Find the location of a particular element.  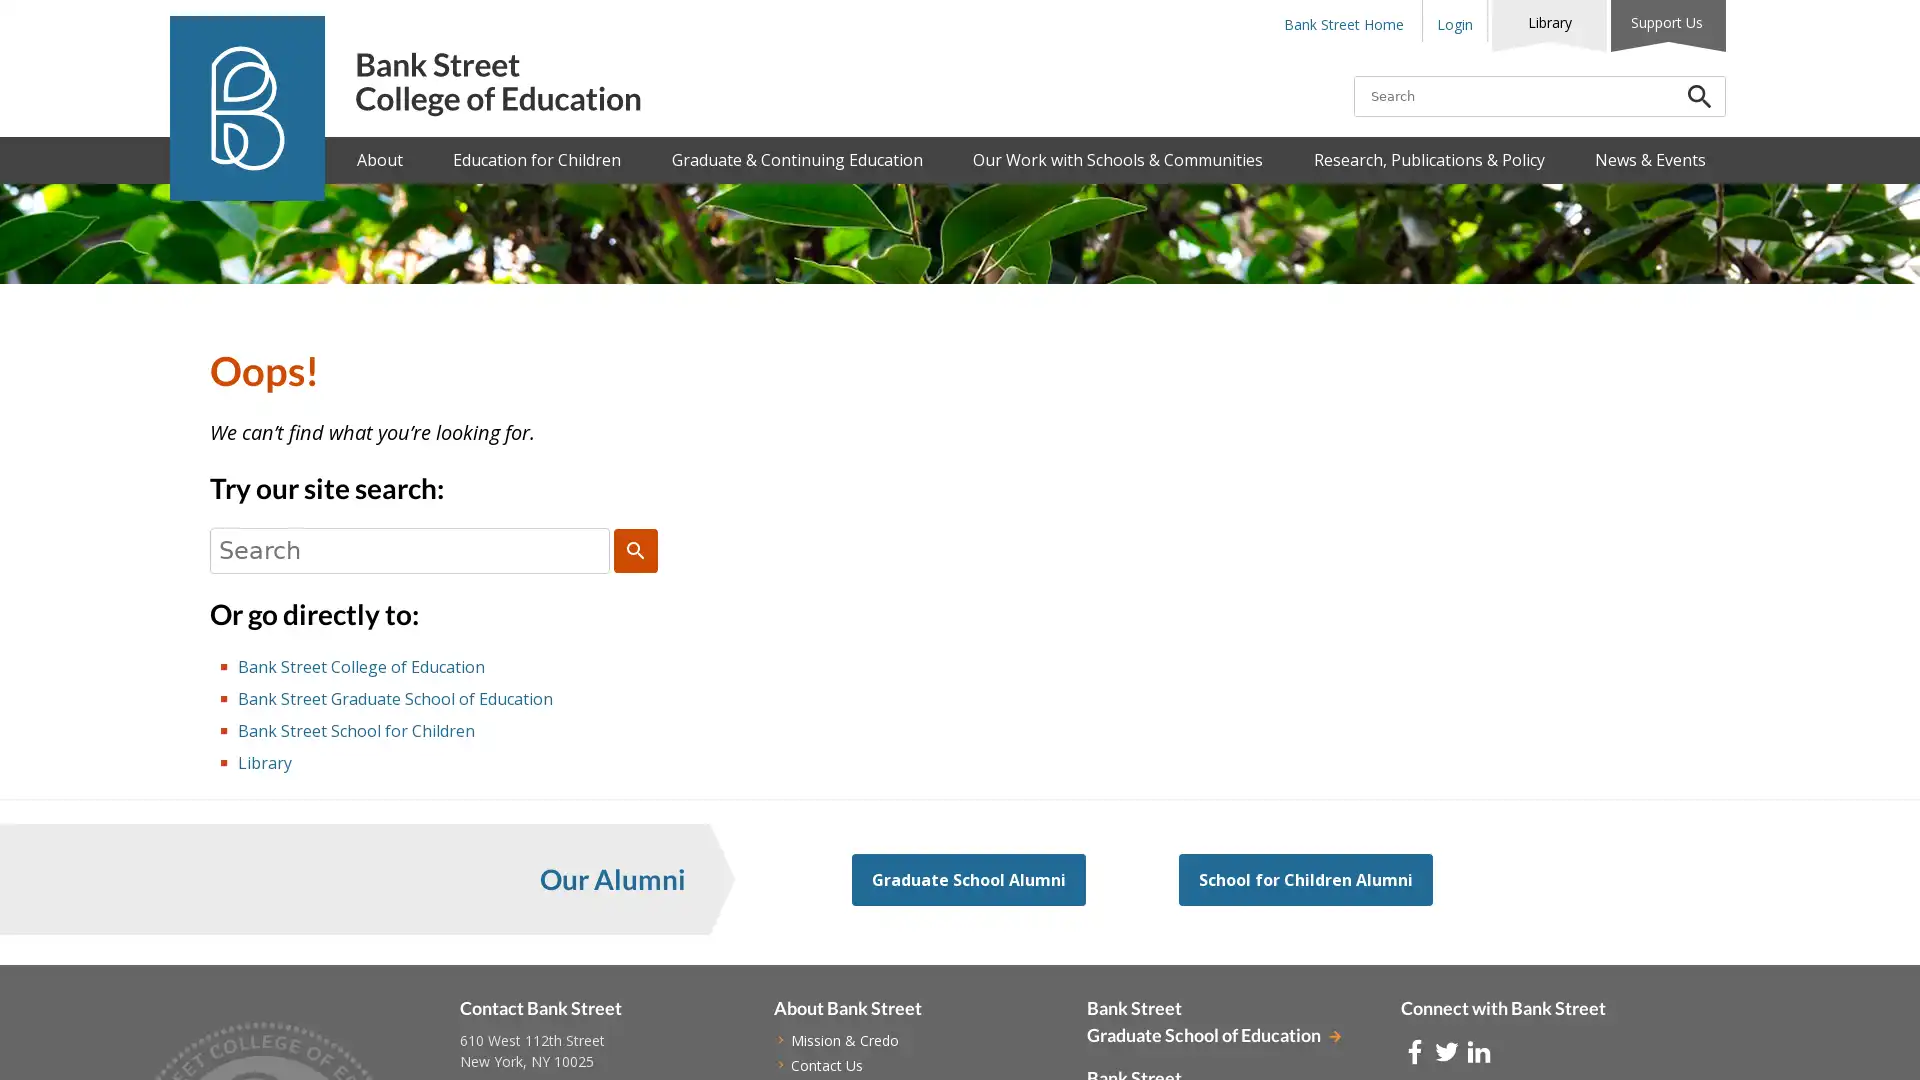

Search is located at coordinates (1698, 96).